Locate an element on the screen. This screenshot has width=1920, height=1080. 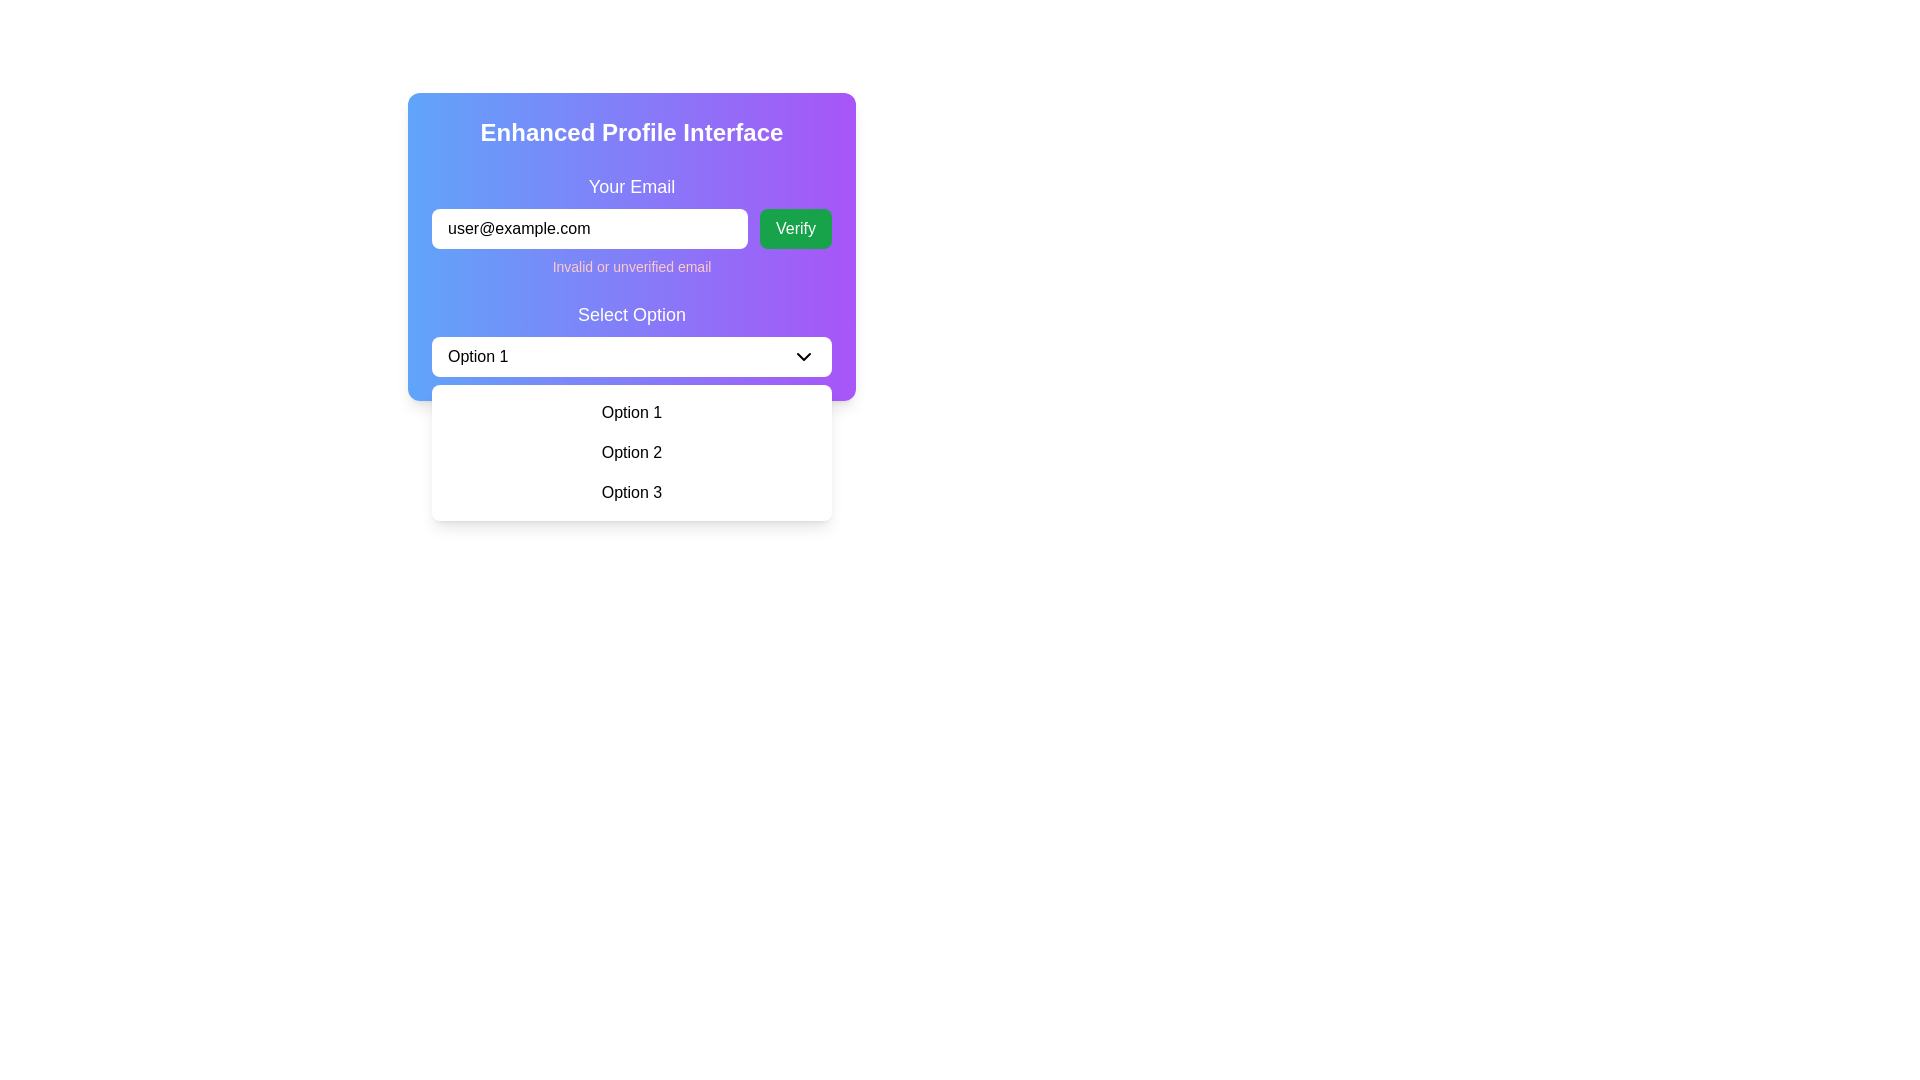
the first item in the dropdown menu labeled 'Option 1' is located at coordinates (631, 411).